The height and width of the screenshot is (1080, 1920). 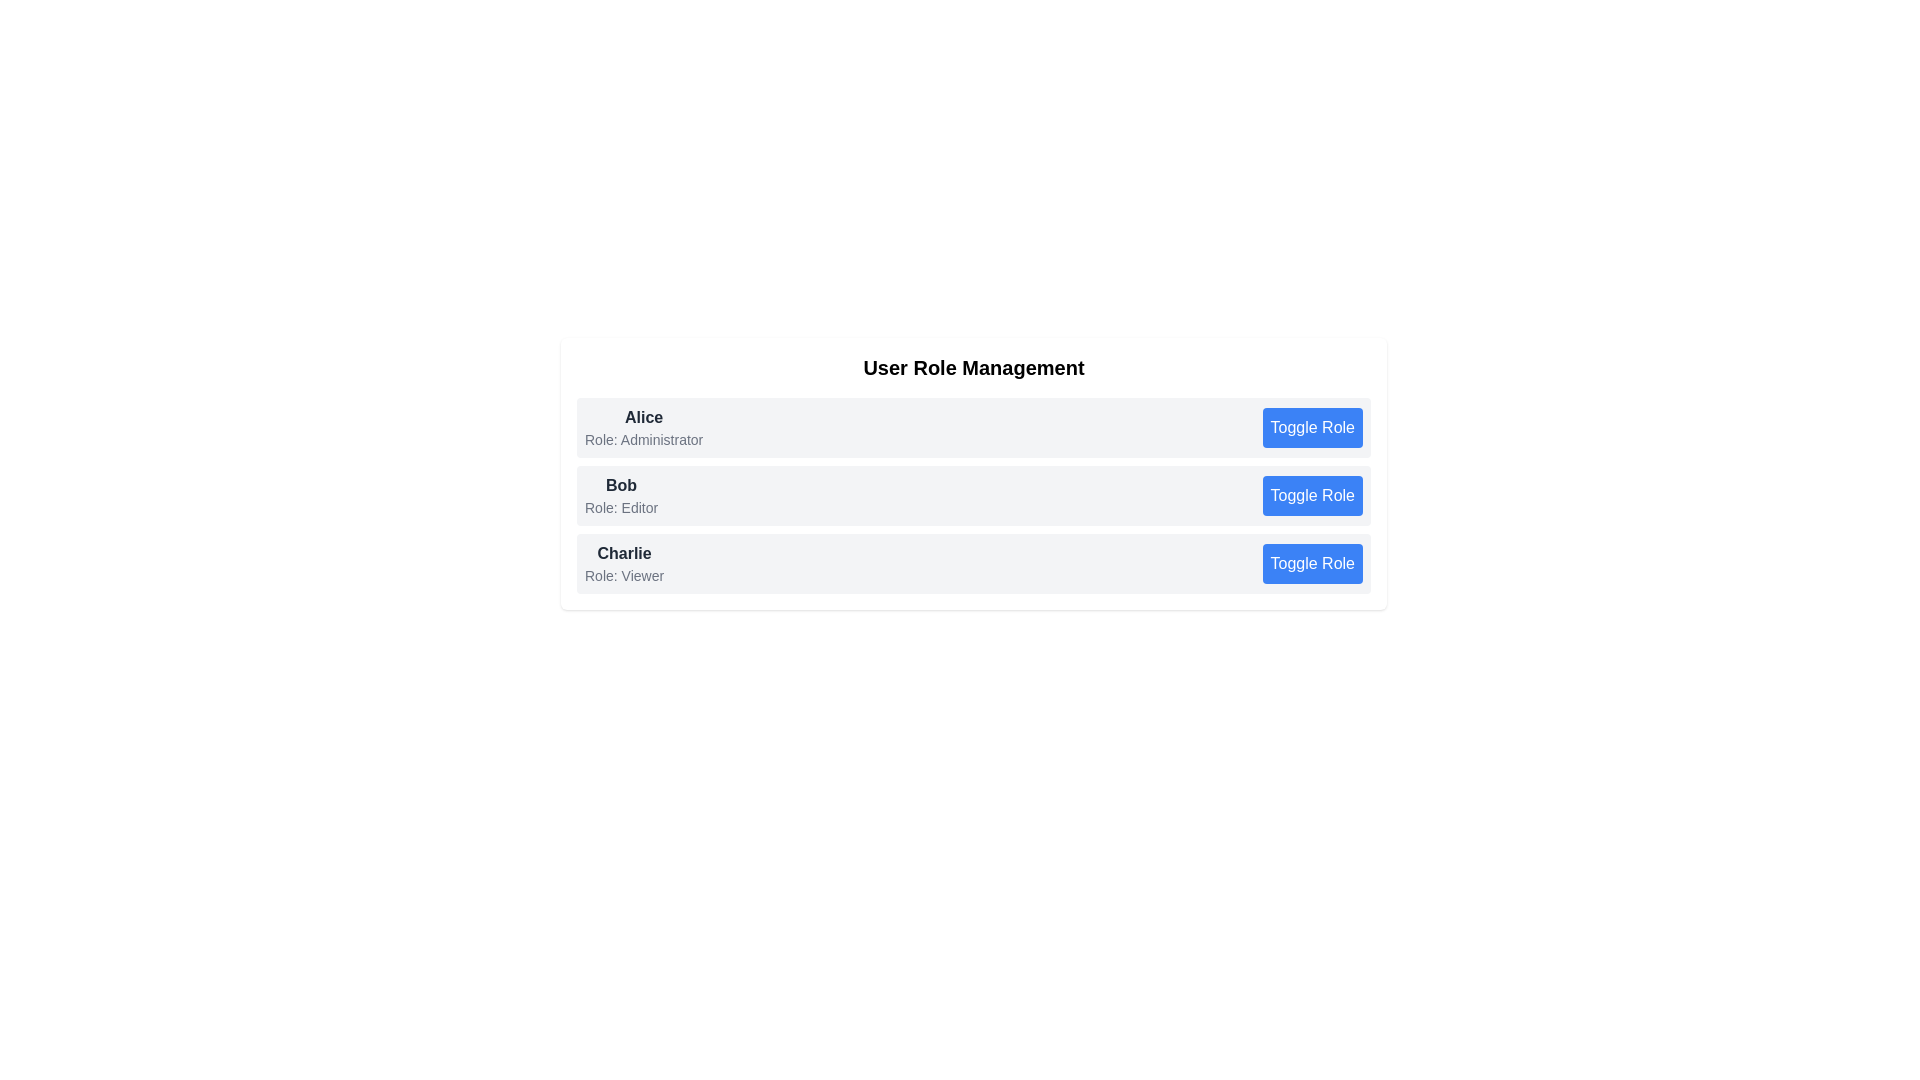 I want to click on the button located on the far right of the section labeled 'Charlie Role: Viewer', so click(x=1312, y=563).